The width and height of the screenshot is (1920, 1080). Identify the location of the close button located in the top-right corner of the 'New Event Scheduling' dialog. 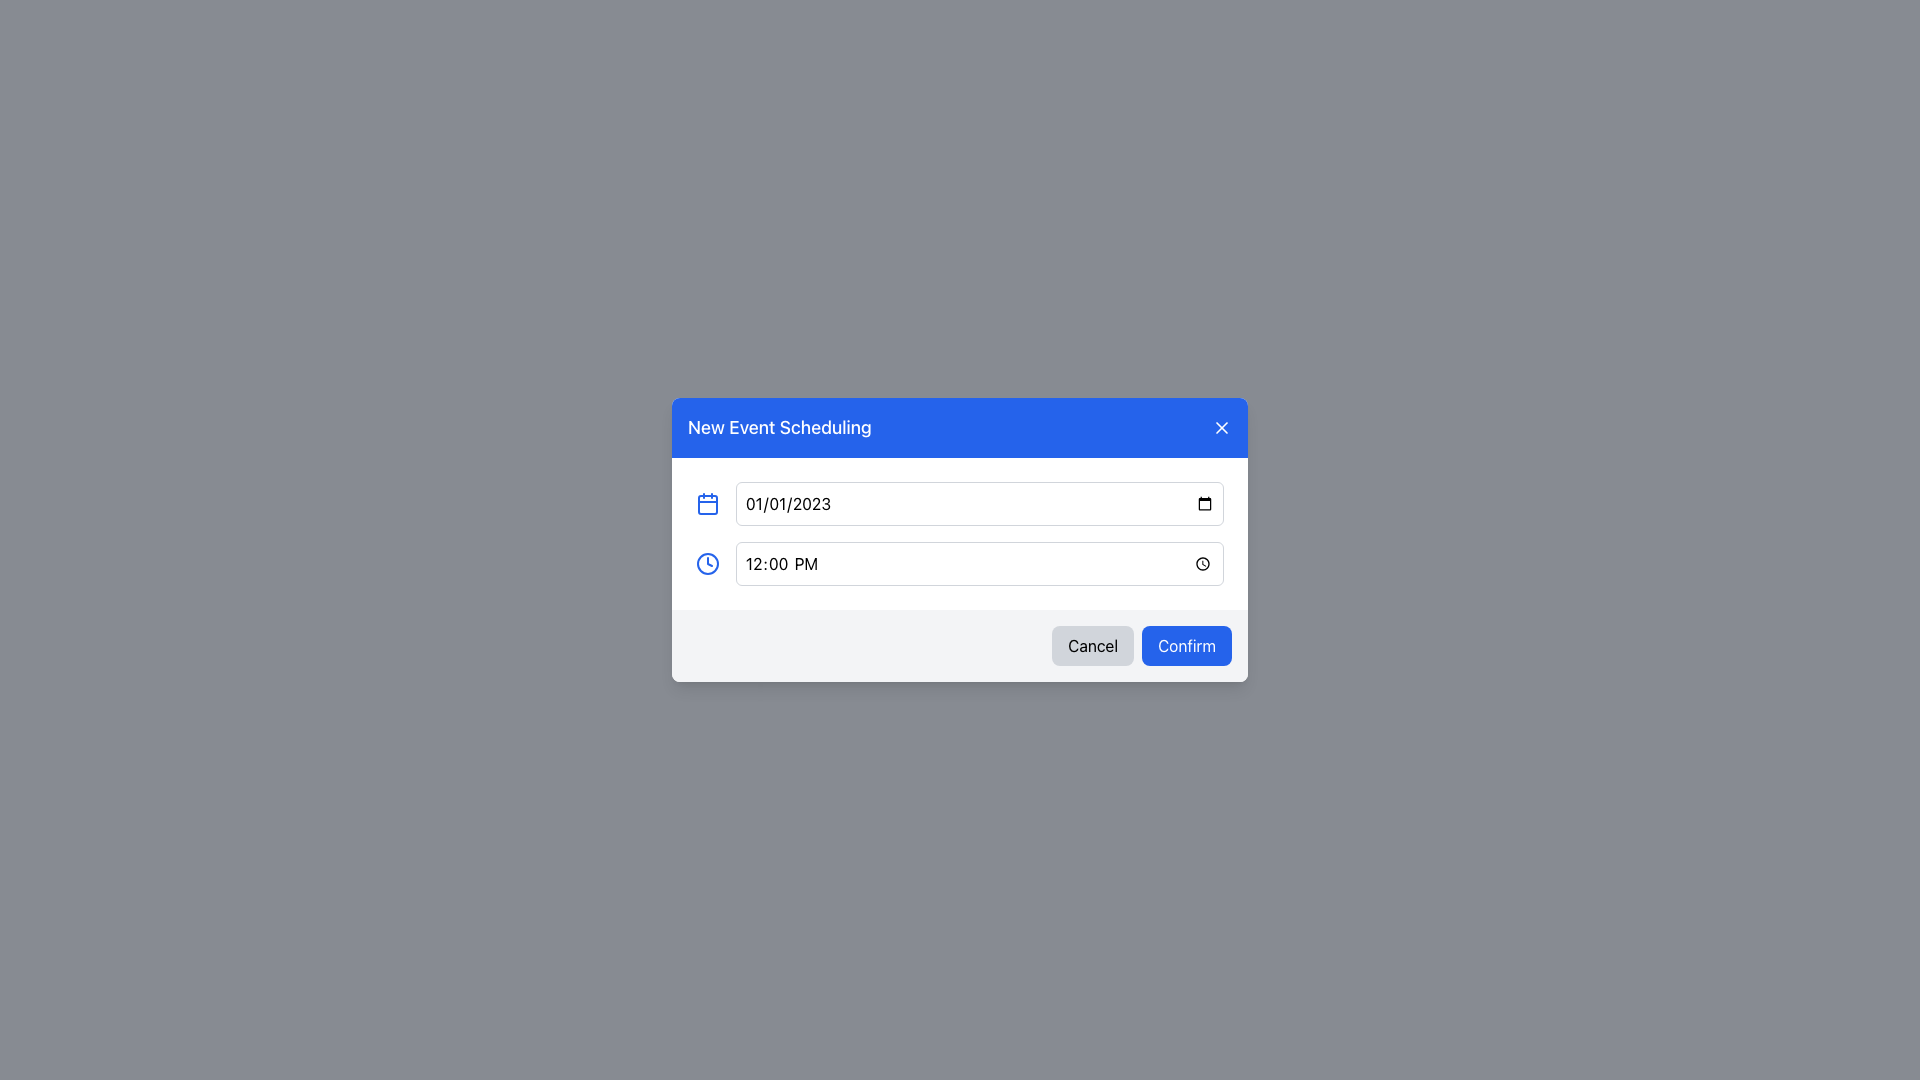
(1221, 427).